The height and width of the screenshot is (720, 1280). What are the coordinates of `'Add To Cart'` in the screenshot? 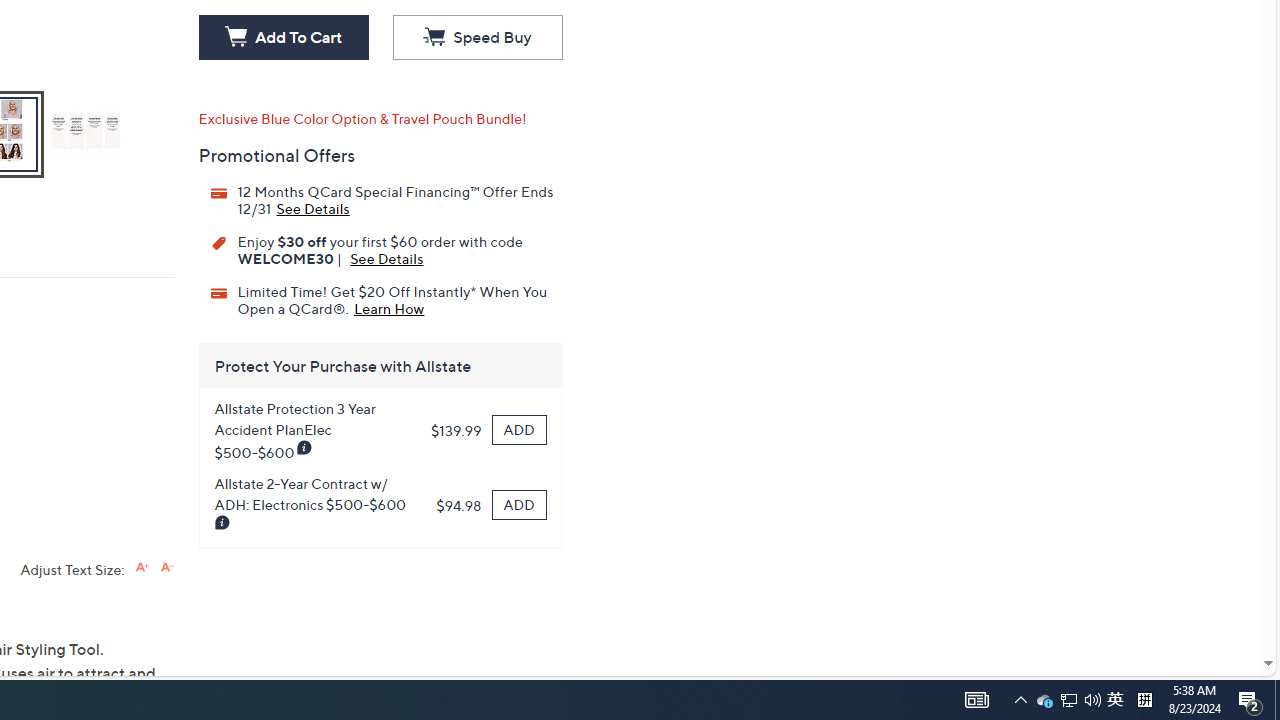 It's located at (282, 38).